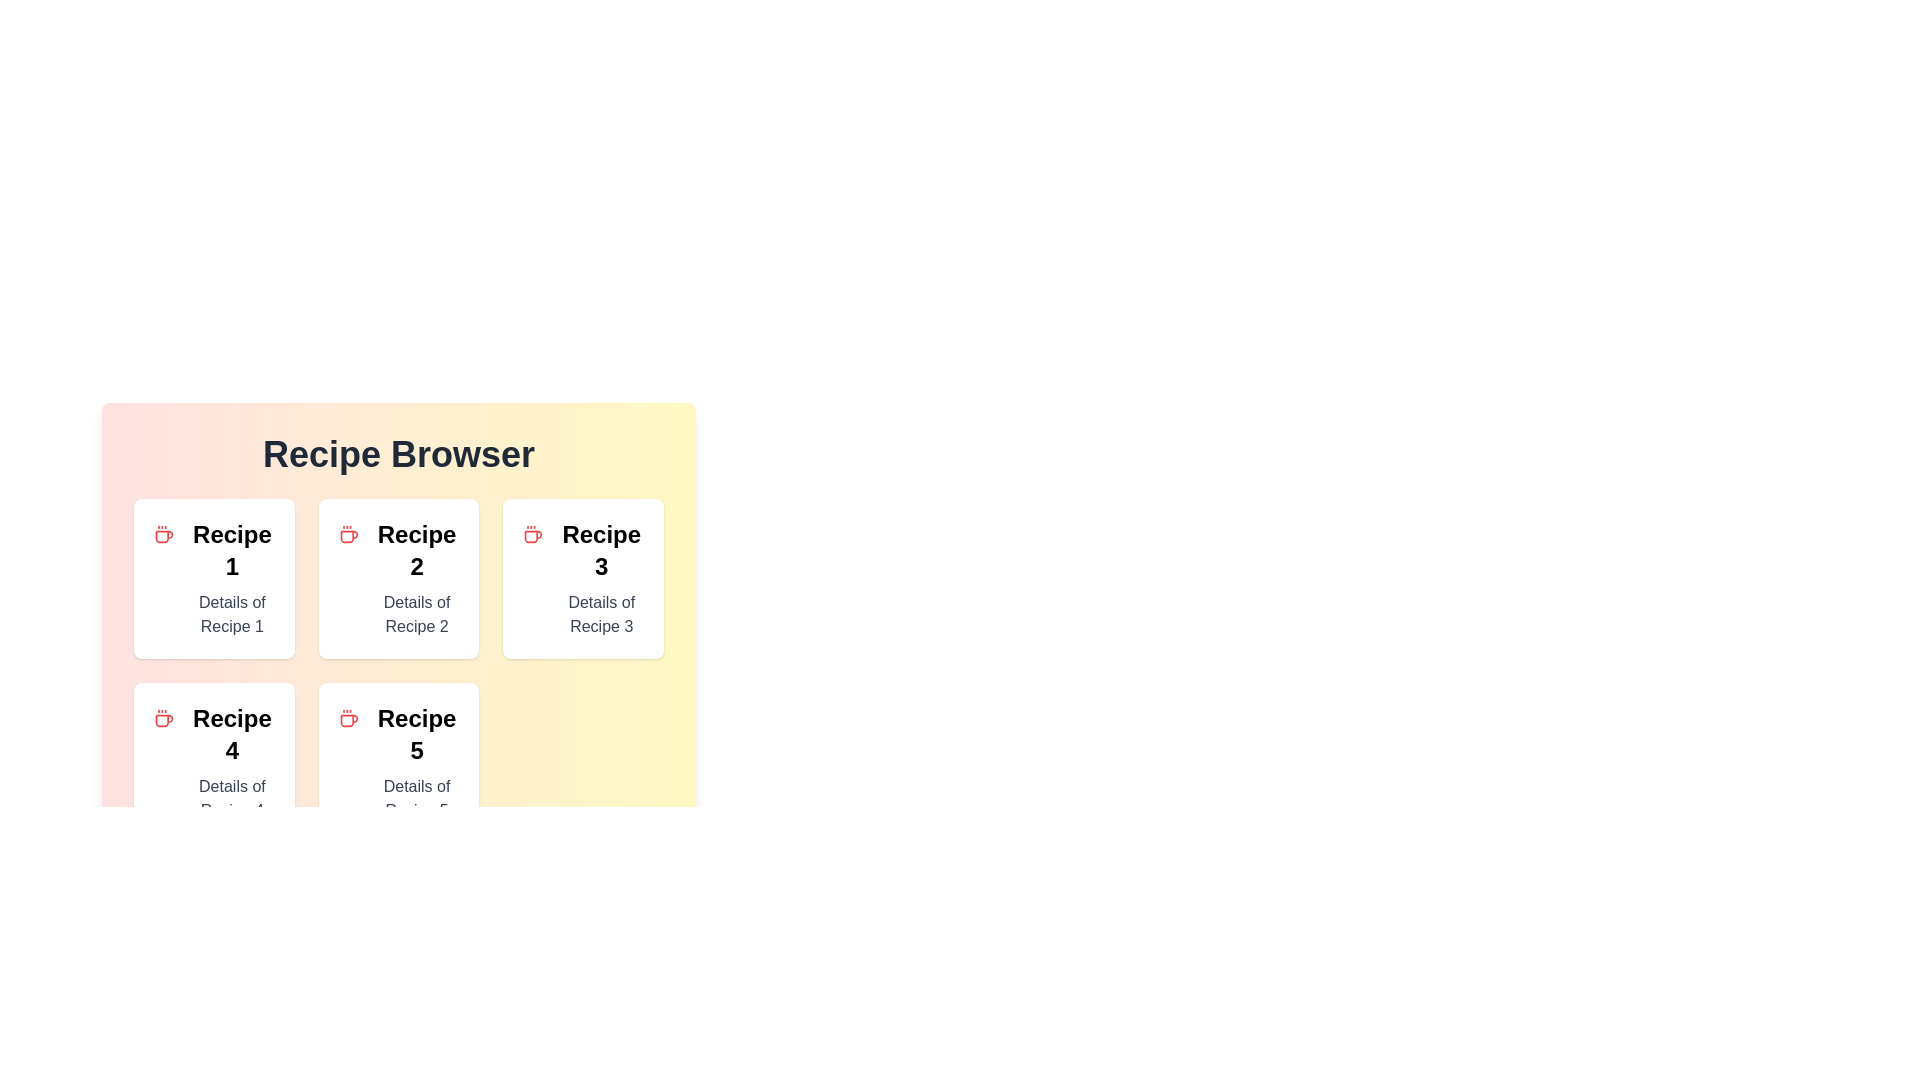  What do you see at coordinates (214, 763) in the screenshot?
I see `the static informational card that represents a recipe entry, located in the bottom-left corner of a 3-column layout grid, directly below the 'Recipe 1' card` at bounding box center [214, 763].